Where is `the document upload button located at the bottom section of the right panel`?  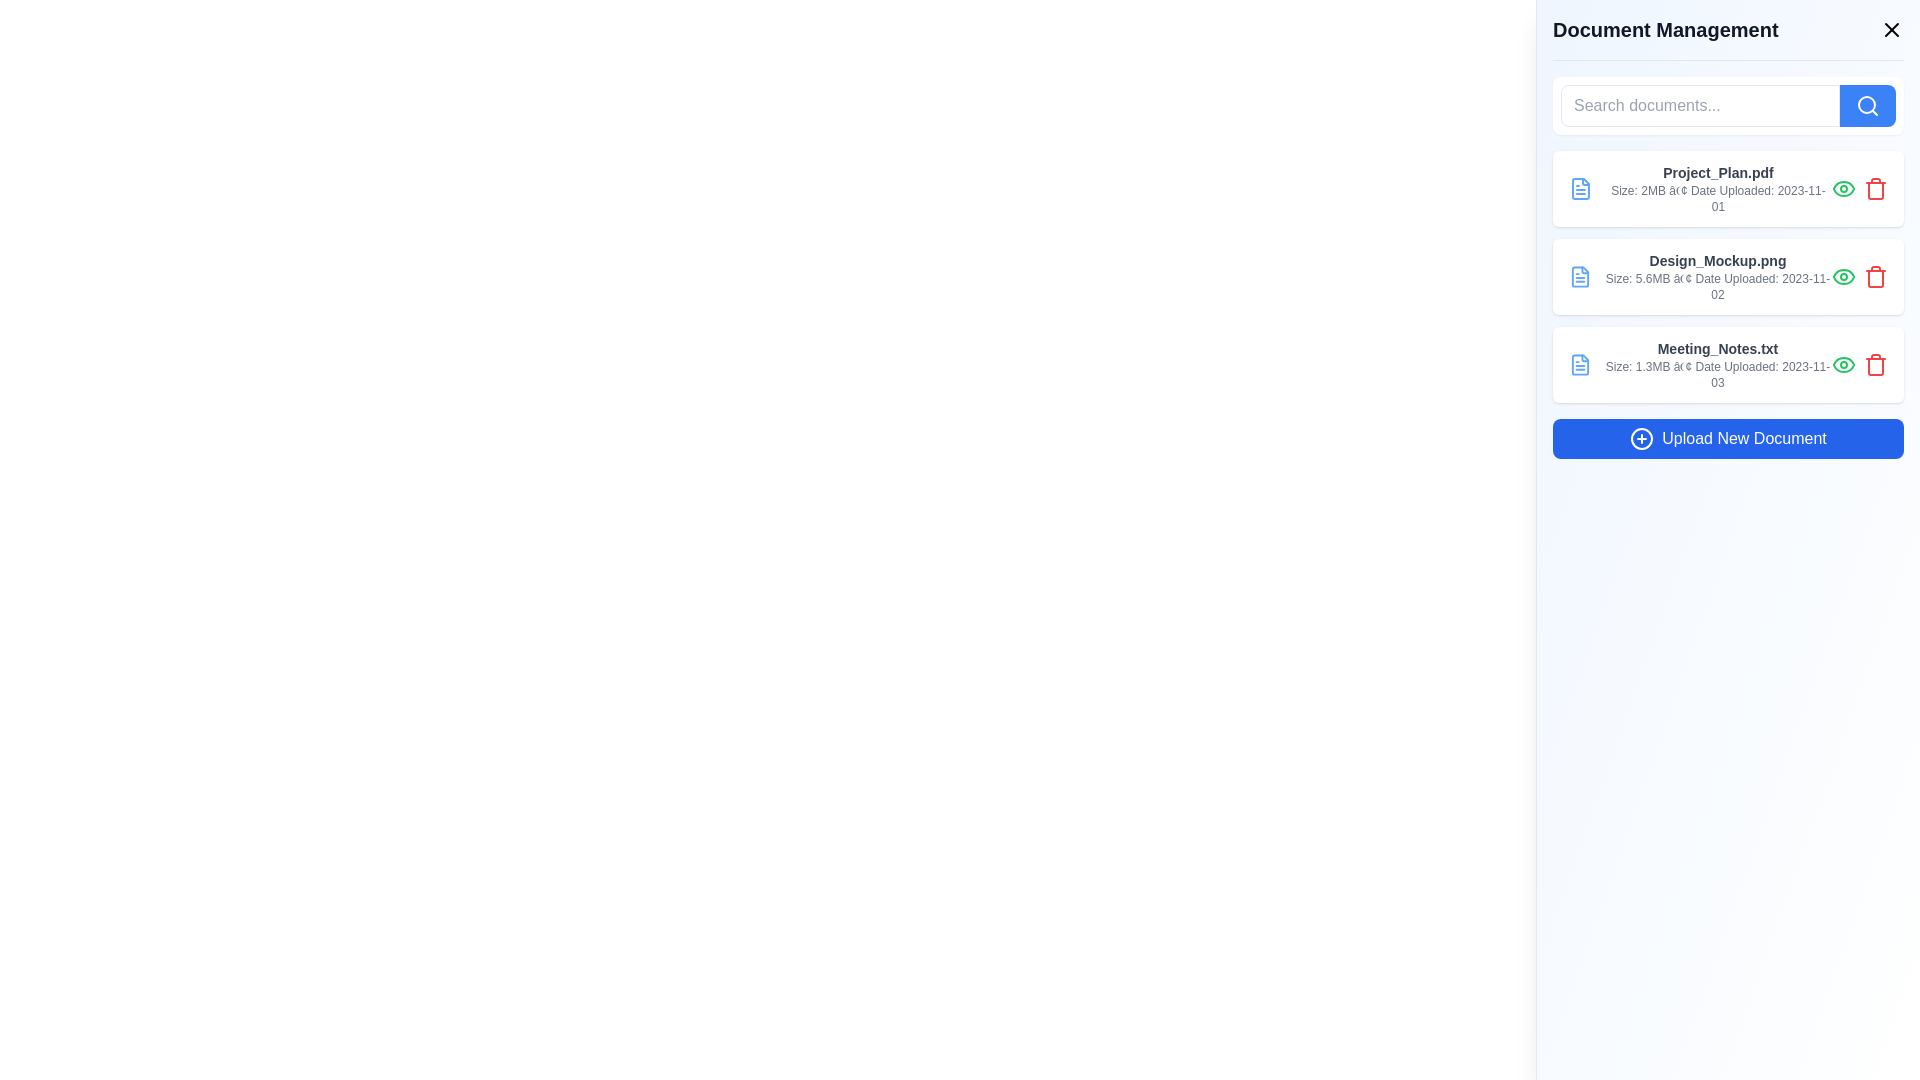 the document upload button located at the bottom section of the right panel is located at coordinates (1727, 438).